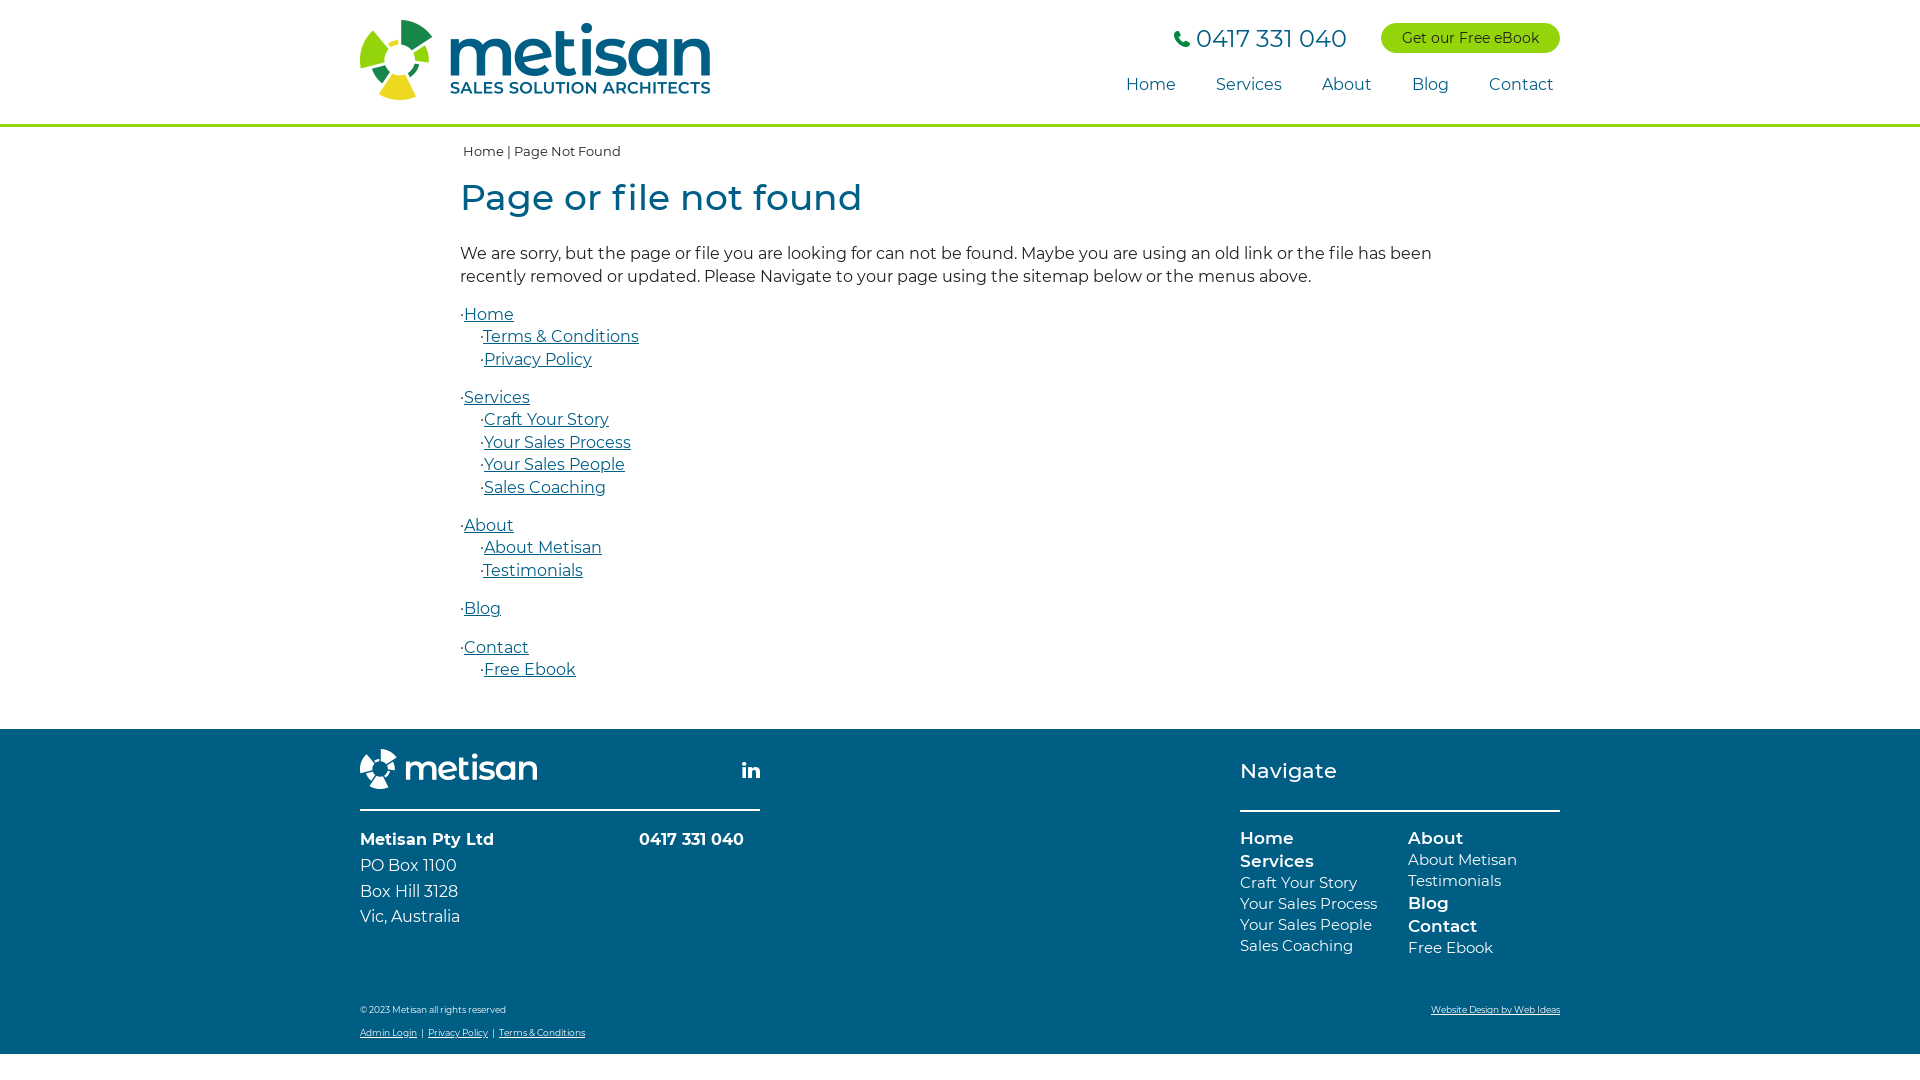 This screenshot has height=1080, width=1920. What do you see at coordinates (1259, 38) in the screenshot?
I see `'0417 331 040'` at bounding box center [1259, 38].